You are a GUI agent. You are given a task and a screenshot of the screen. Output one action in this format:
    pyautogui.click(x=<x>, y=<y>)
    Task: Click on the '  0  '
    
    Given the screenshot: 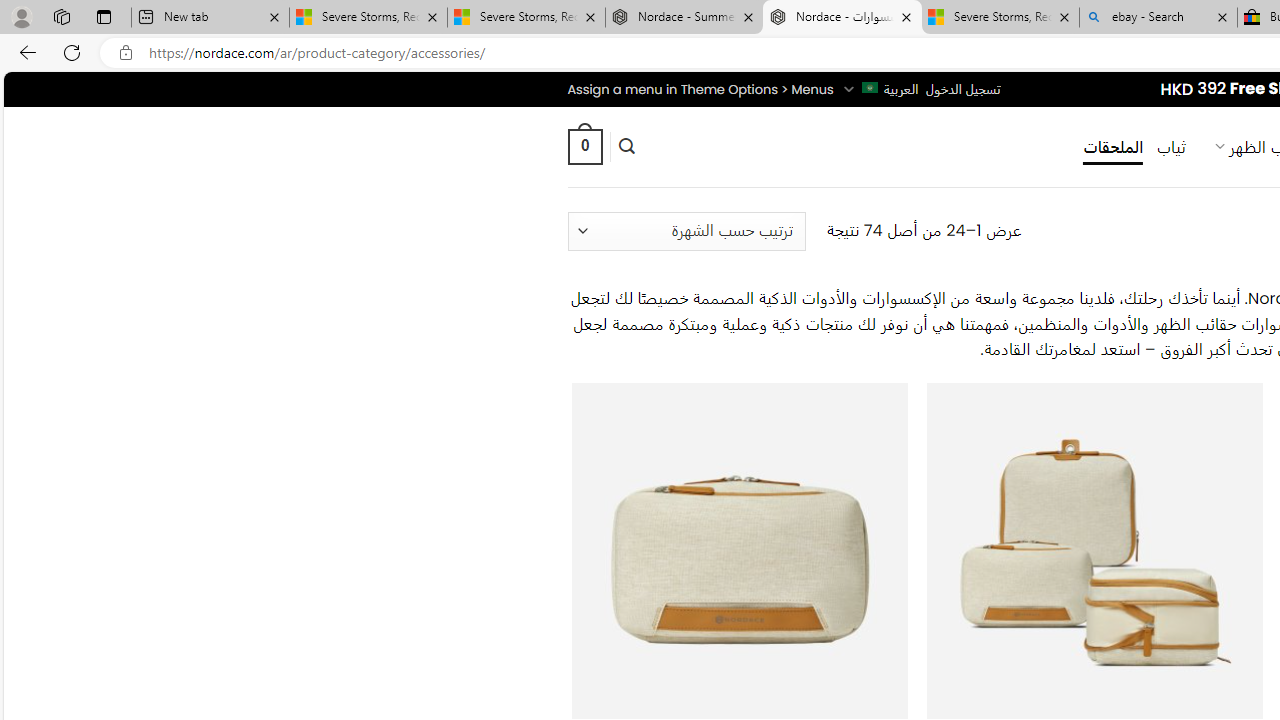 What is the action you would take?
    pyautogui.click(x=583, y=145)
    